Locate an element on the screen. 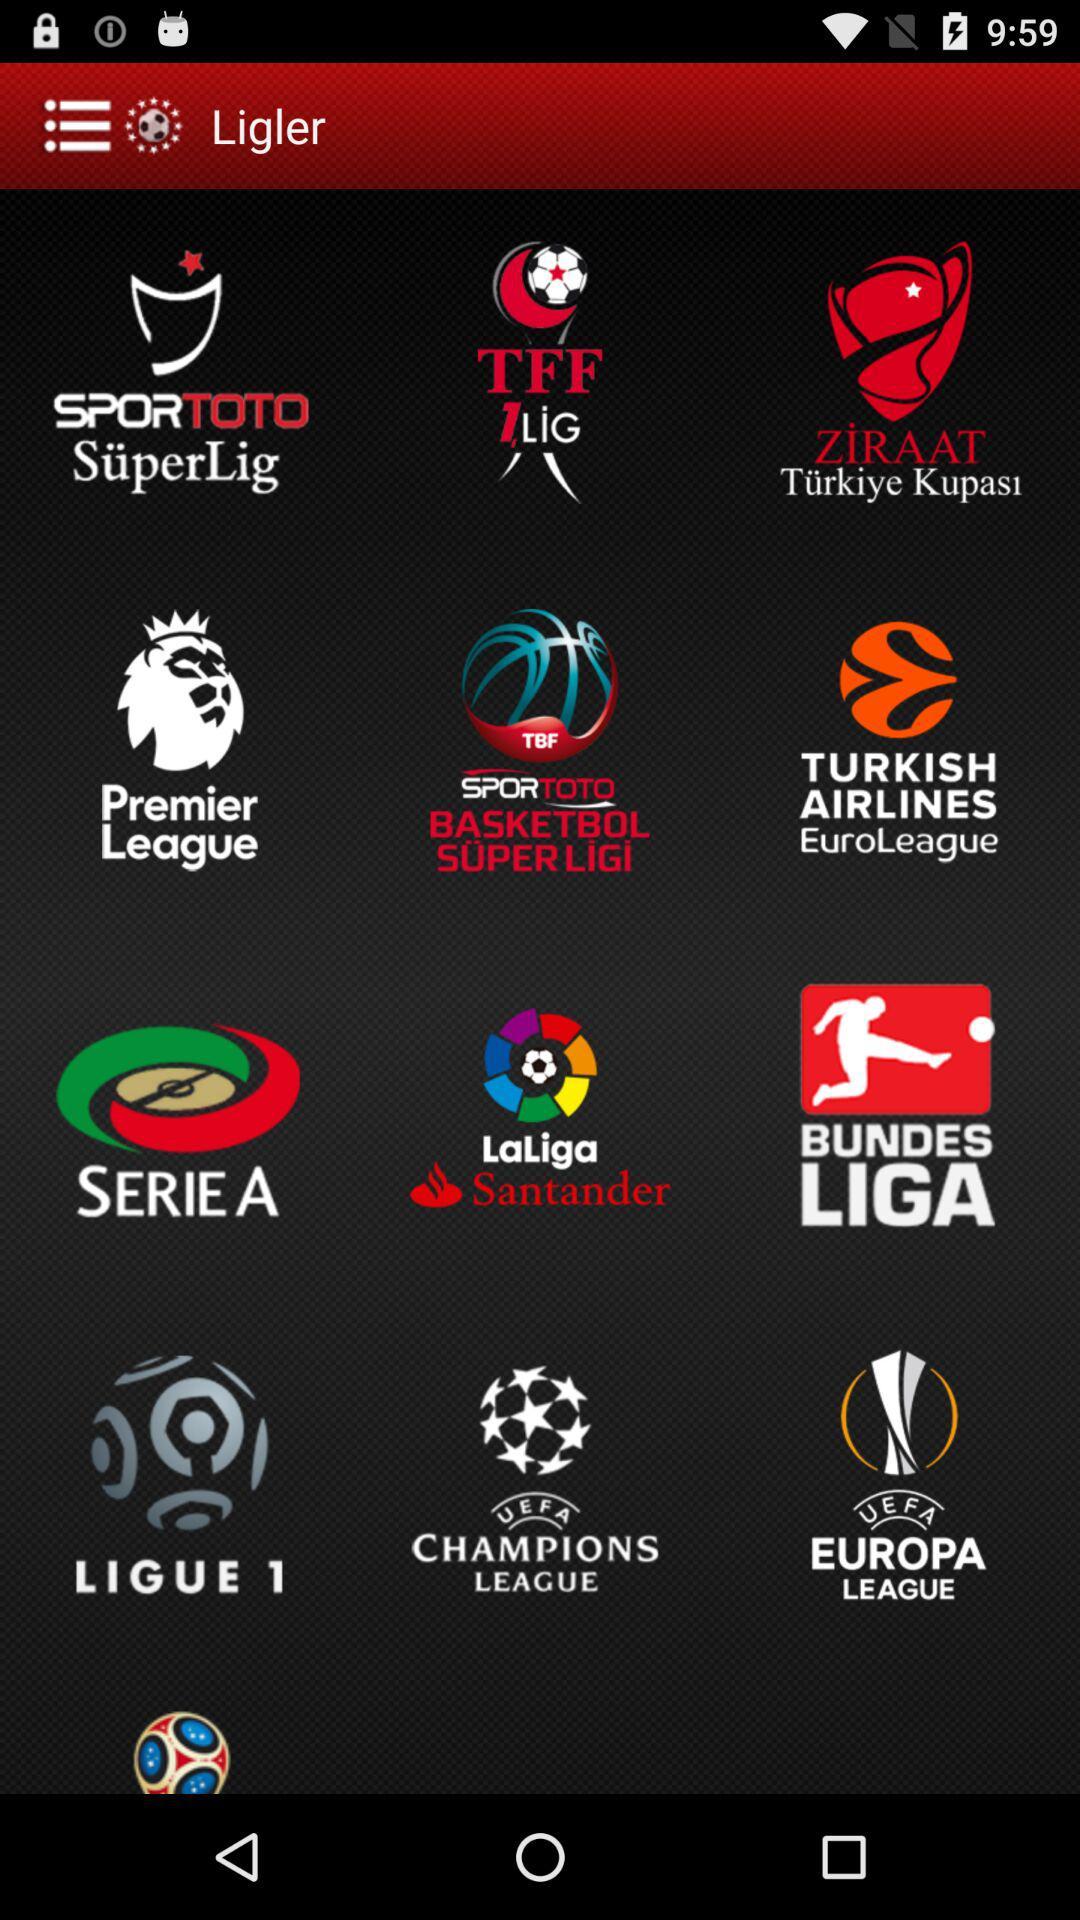 The image size is (1080, 1920). uefa europa league is located at coordinates (898, 1475).